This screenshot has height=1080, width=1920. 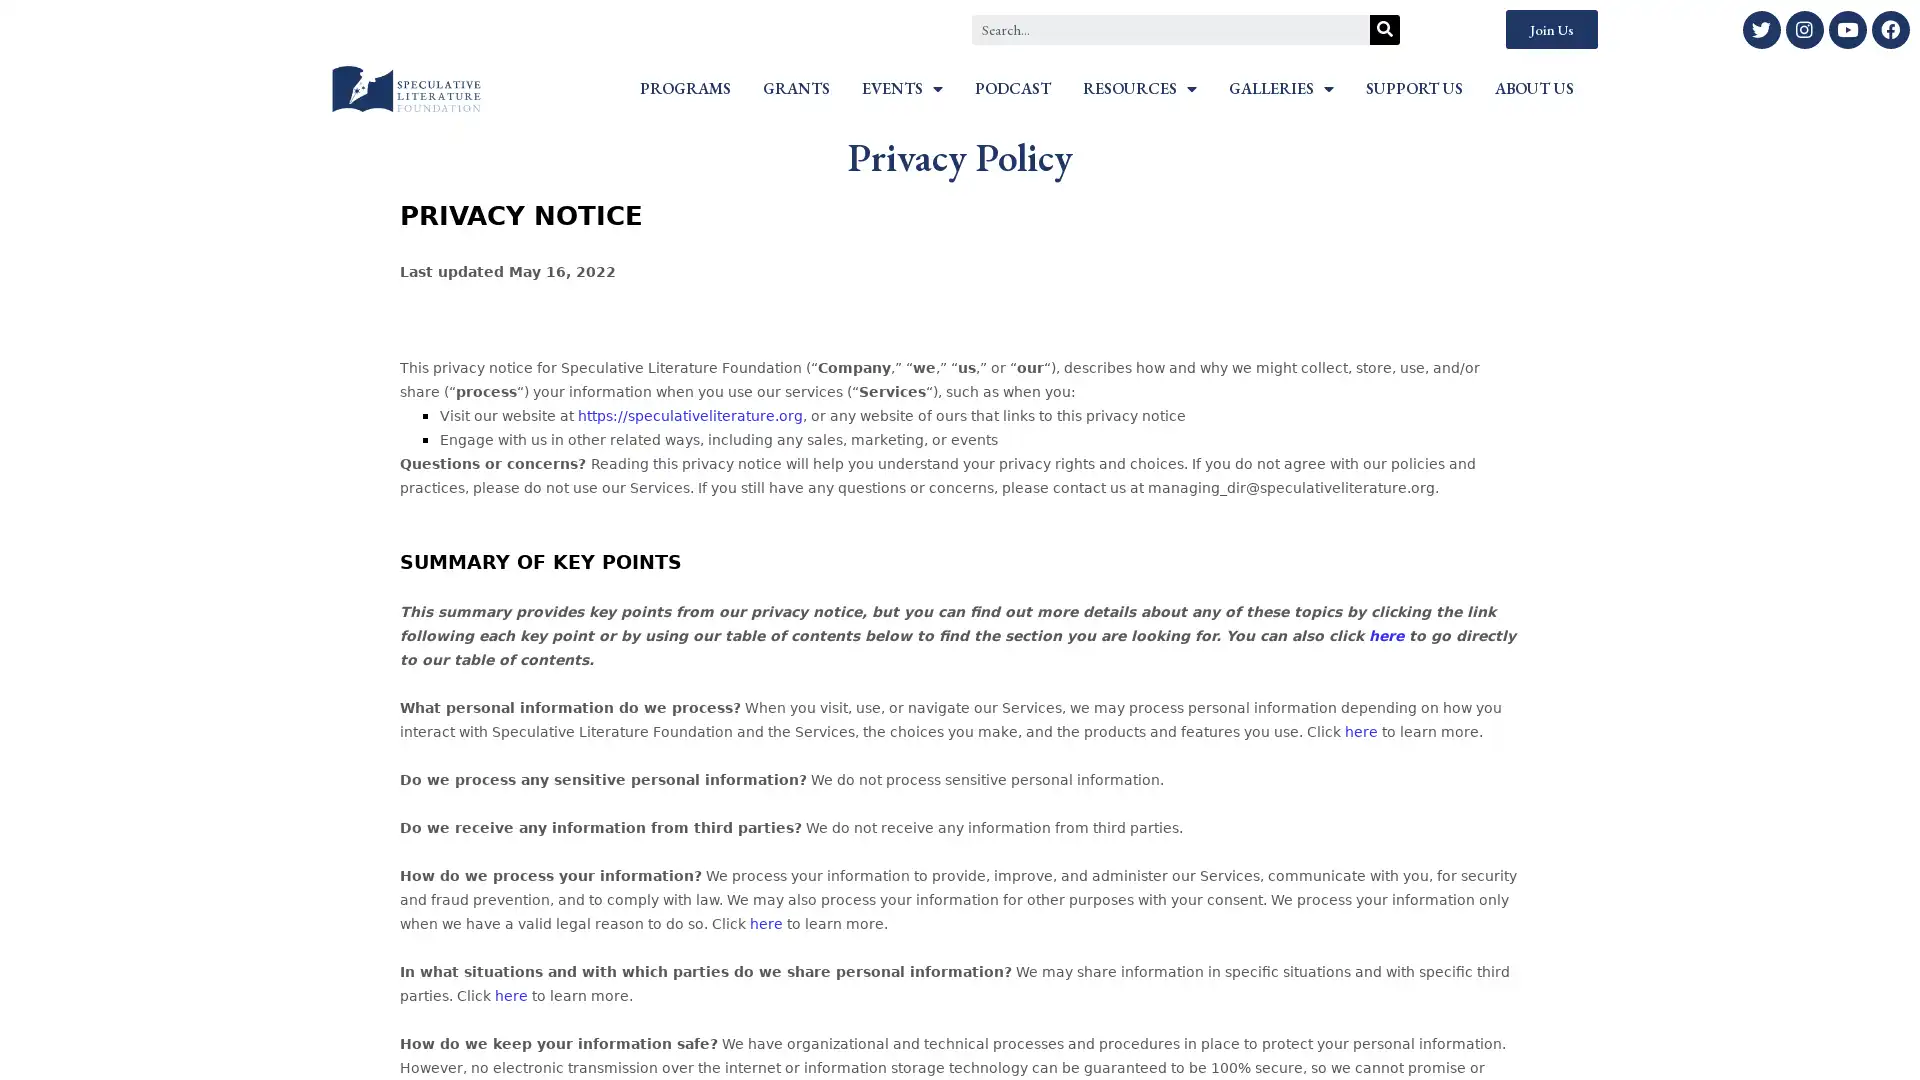 What do you see at coordinates (1550, 29) in the screenshot?
I see `Join Us` at bounding box center [1550, 29].